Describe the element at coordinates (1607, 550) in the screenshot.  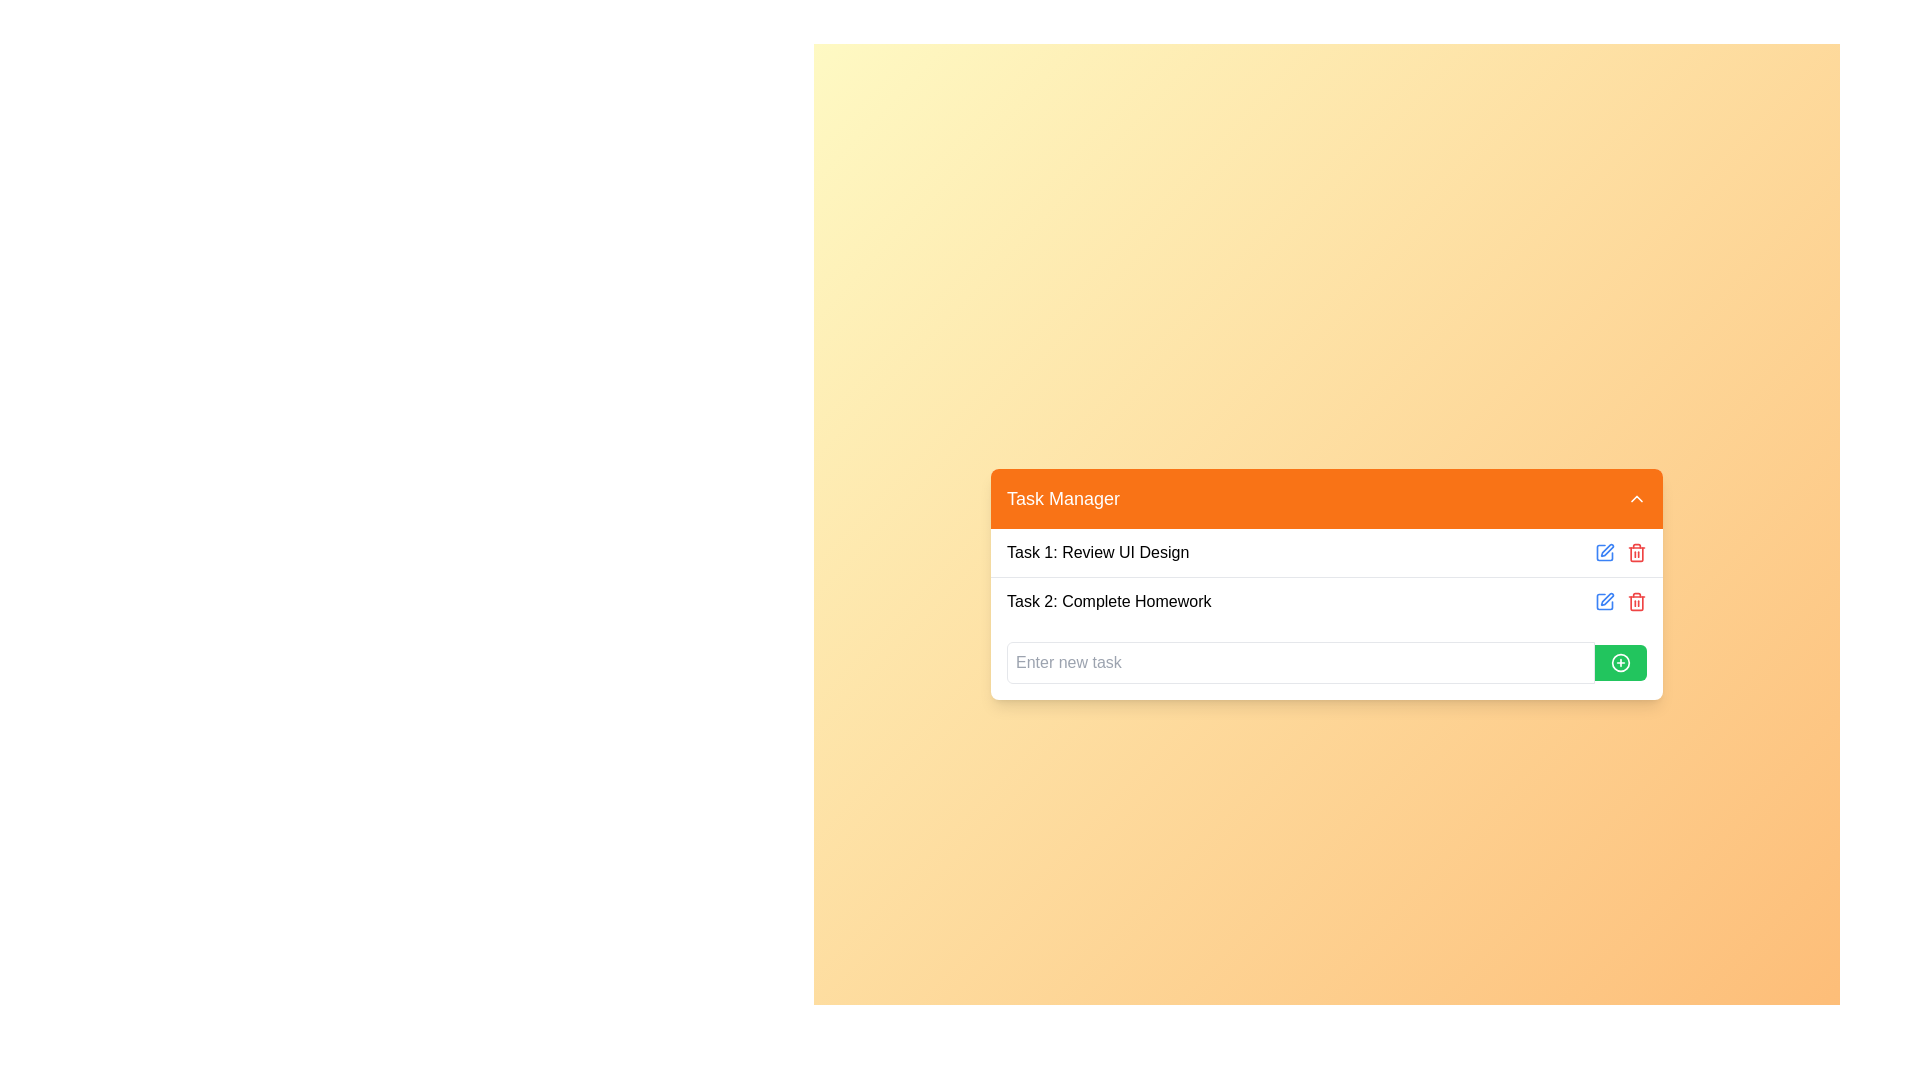
I see `the pen icon button in the upper-right corner of the 'Task Manager' card` at that location.